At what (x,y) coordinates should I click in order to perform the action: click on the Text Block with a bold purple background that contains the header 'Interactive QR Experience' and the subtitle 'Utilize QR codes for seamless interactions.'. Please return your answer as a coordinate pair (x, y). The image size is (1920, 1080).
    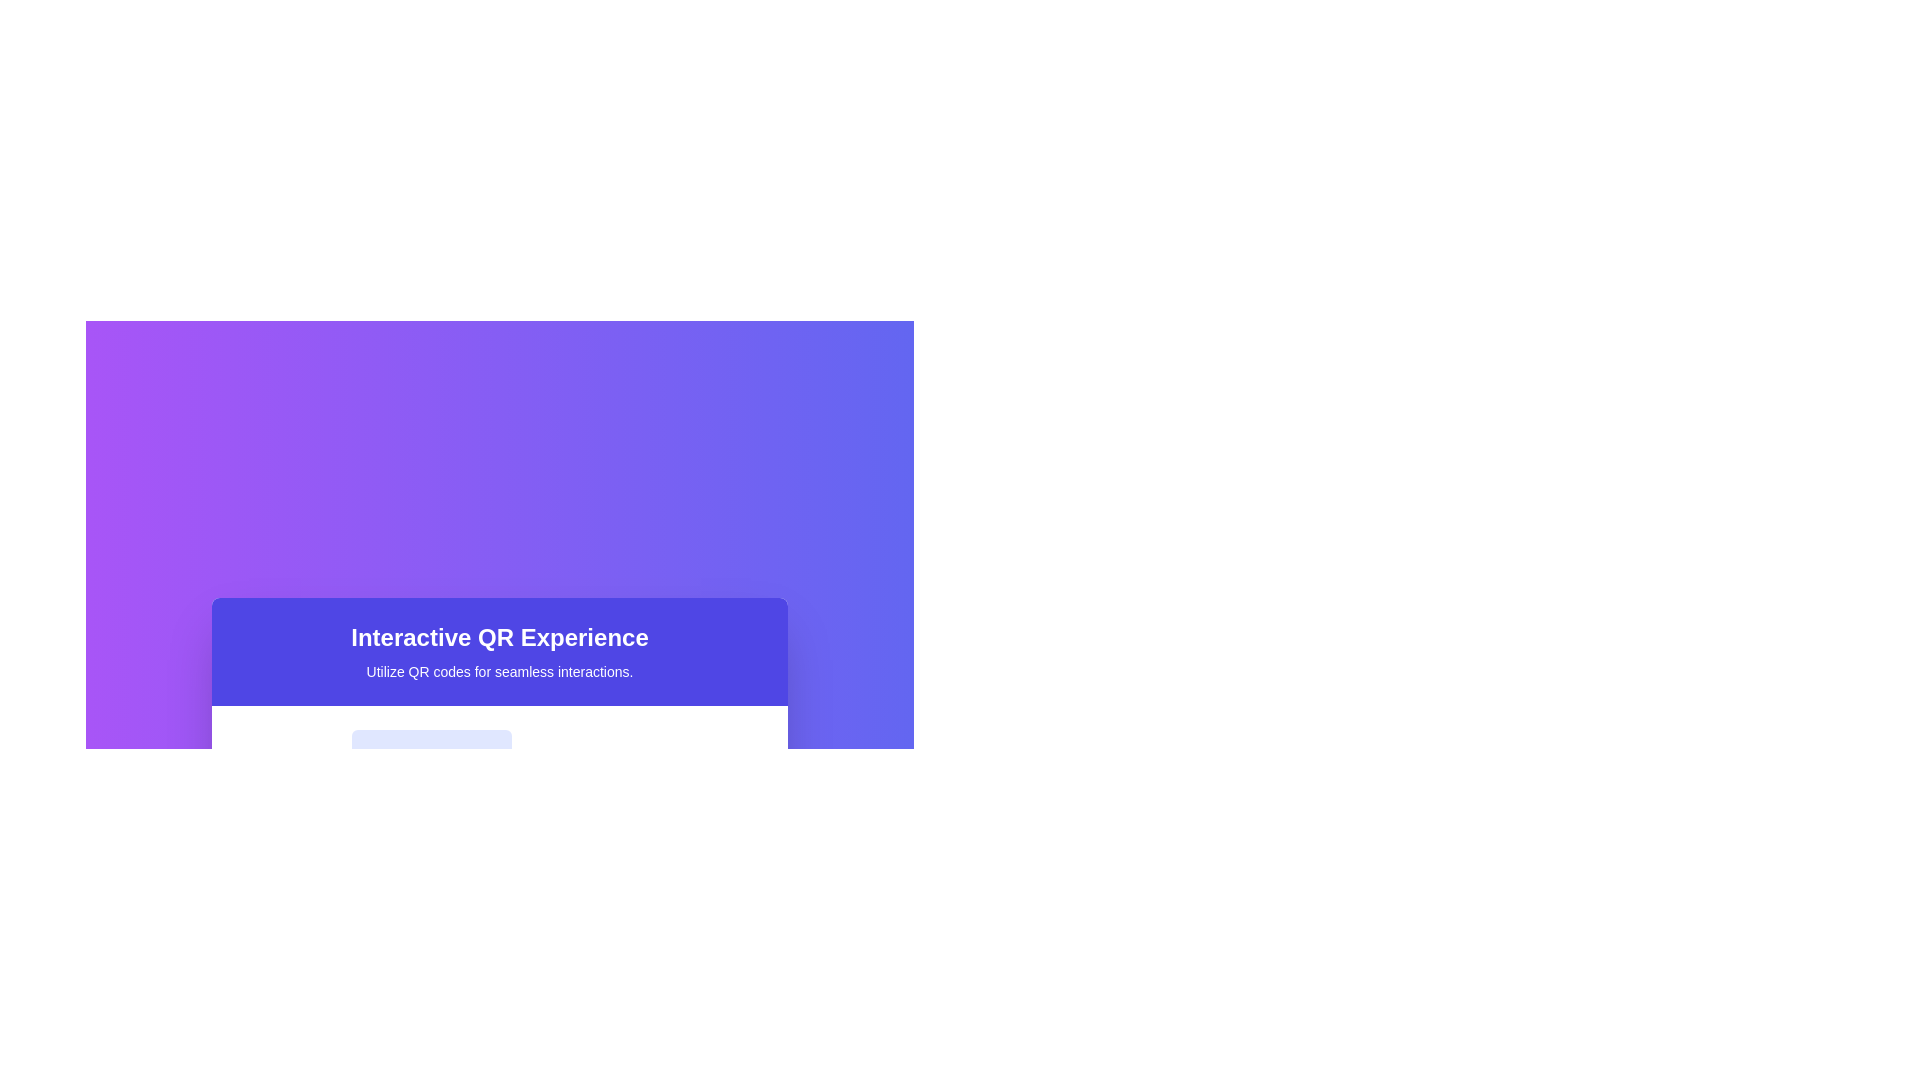
    Looking at the image, I should click on (499, 651).